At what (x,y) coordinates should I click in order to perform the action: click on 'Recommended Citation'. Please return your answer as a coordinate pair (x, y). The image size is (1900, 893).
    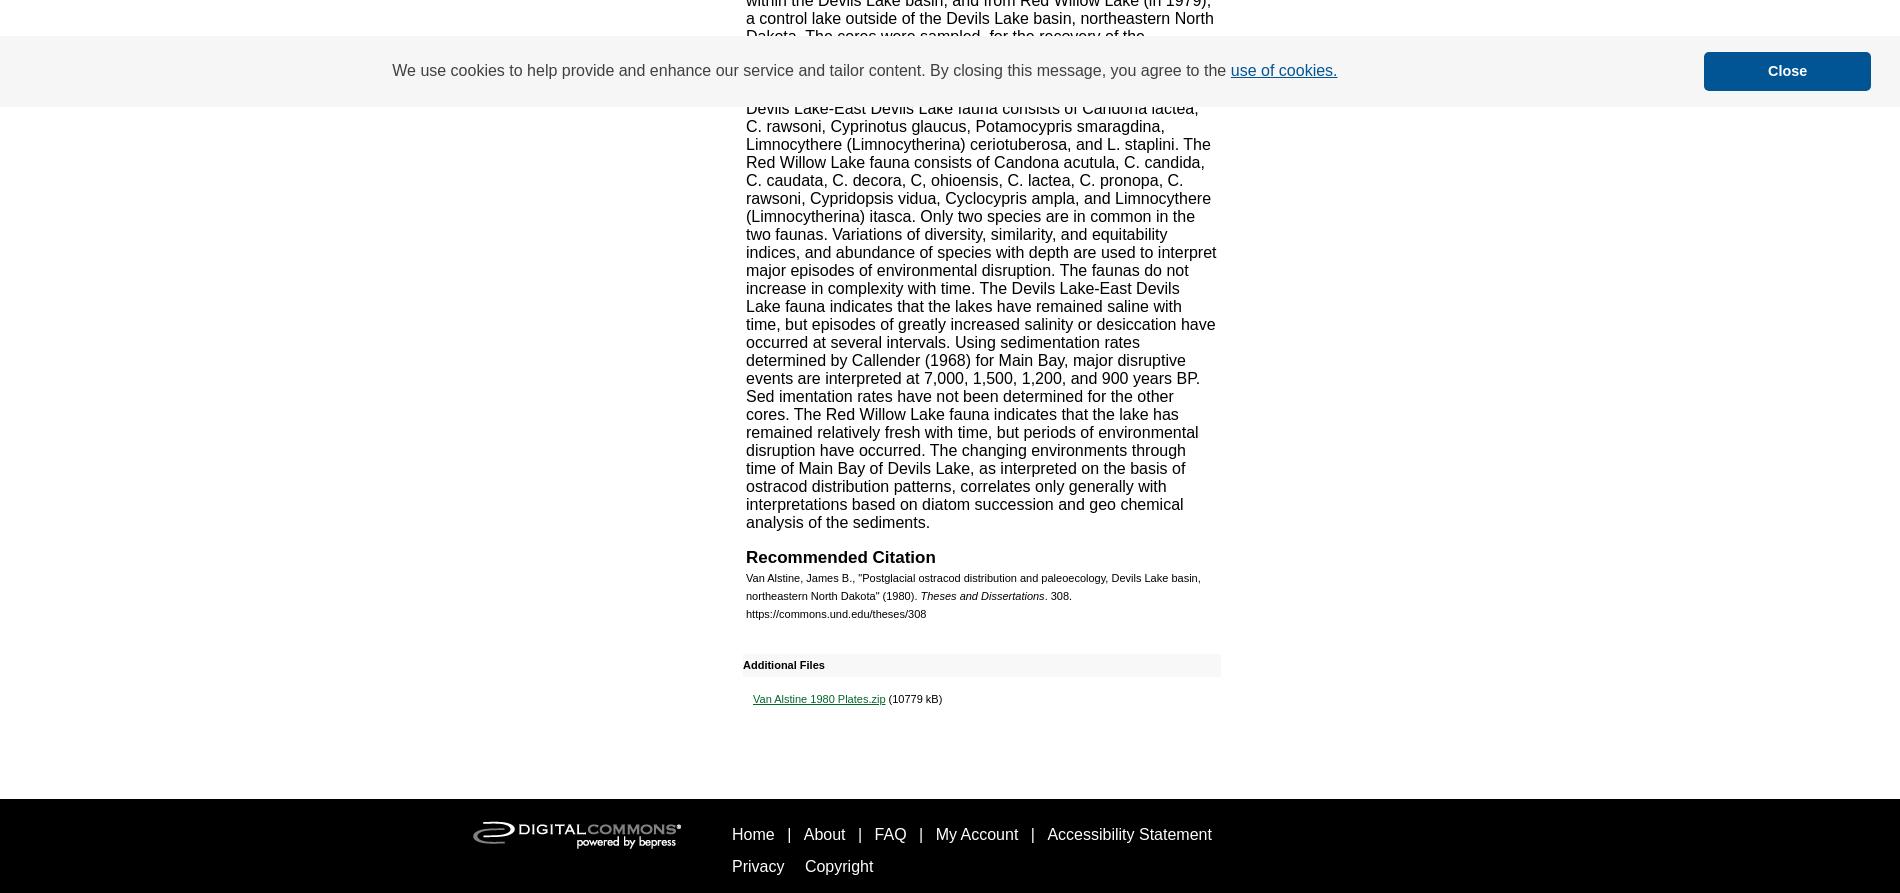
    Looking at the image, I should click on (839, 555).